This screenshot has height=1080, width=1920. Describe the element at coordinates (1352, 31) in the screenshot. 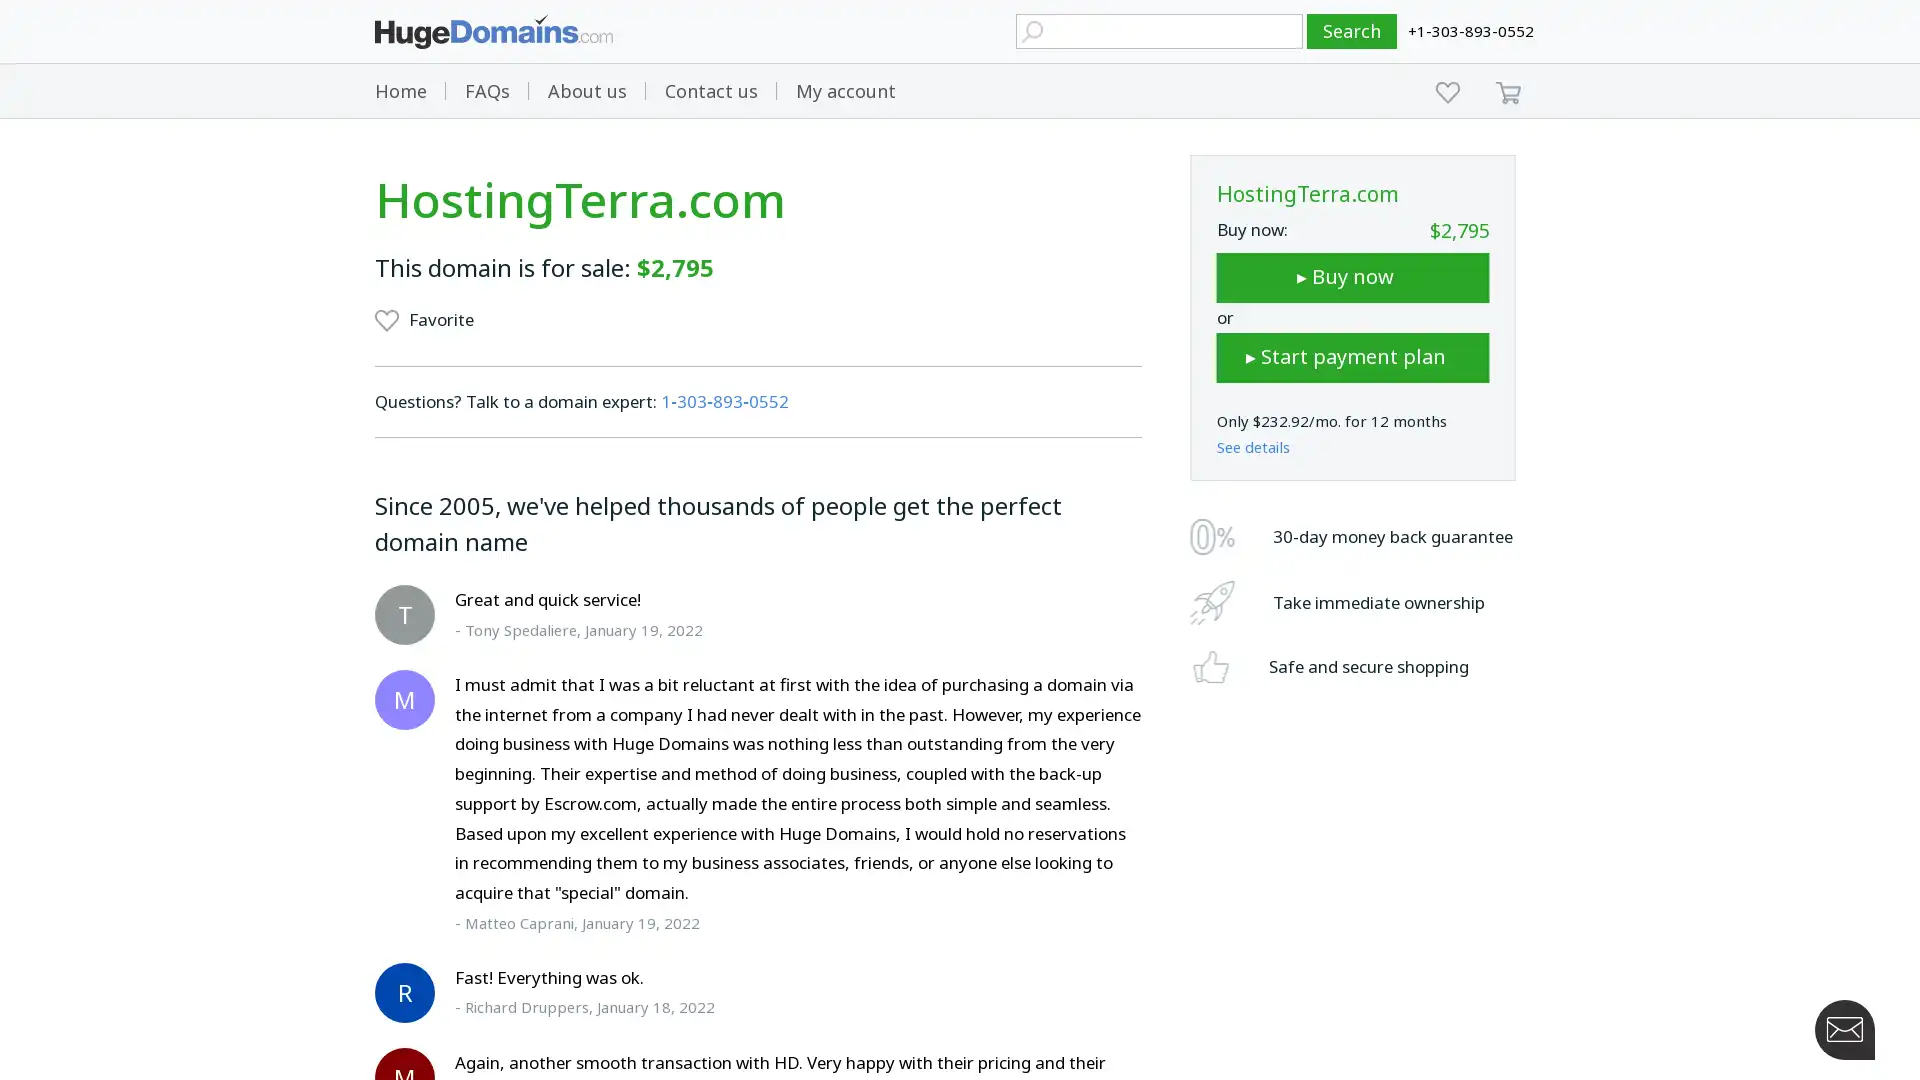

I see `Search` at that location.